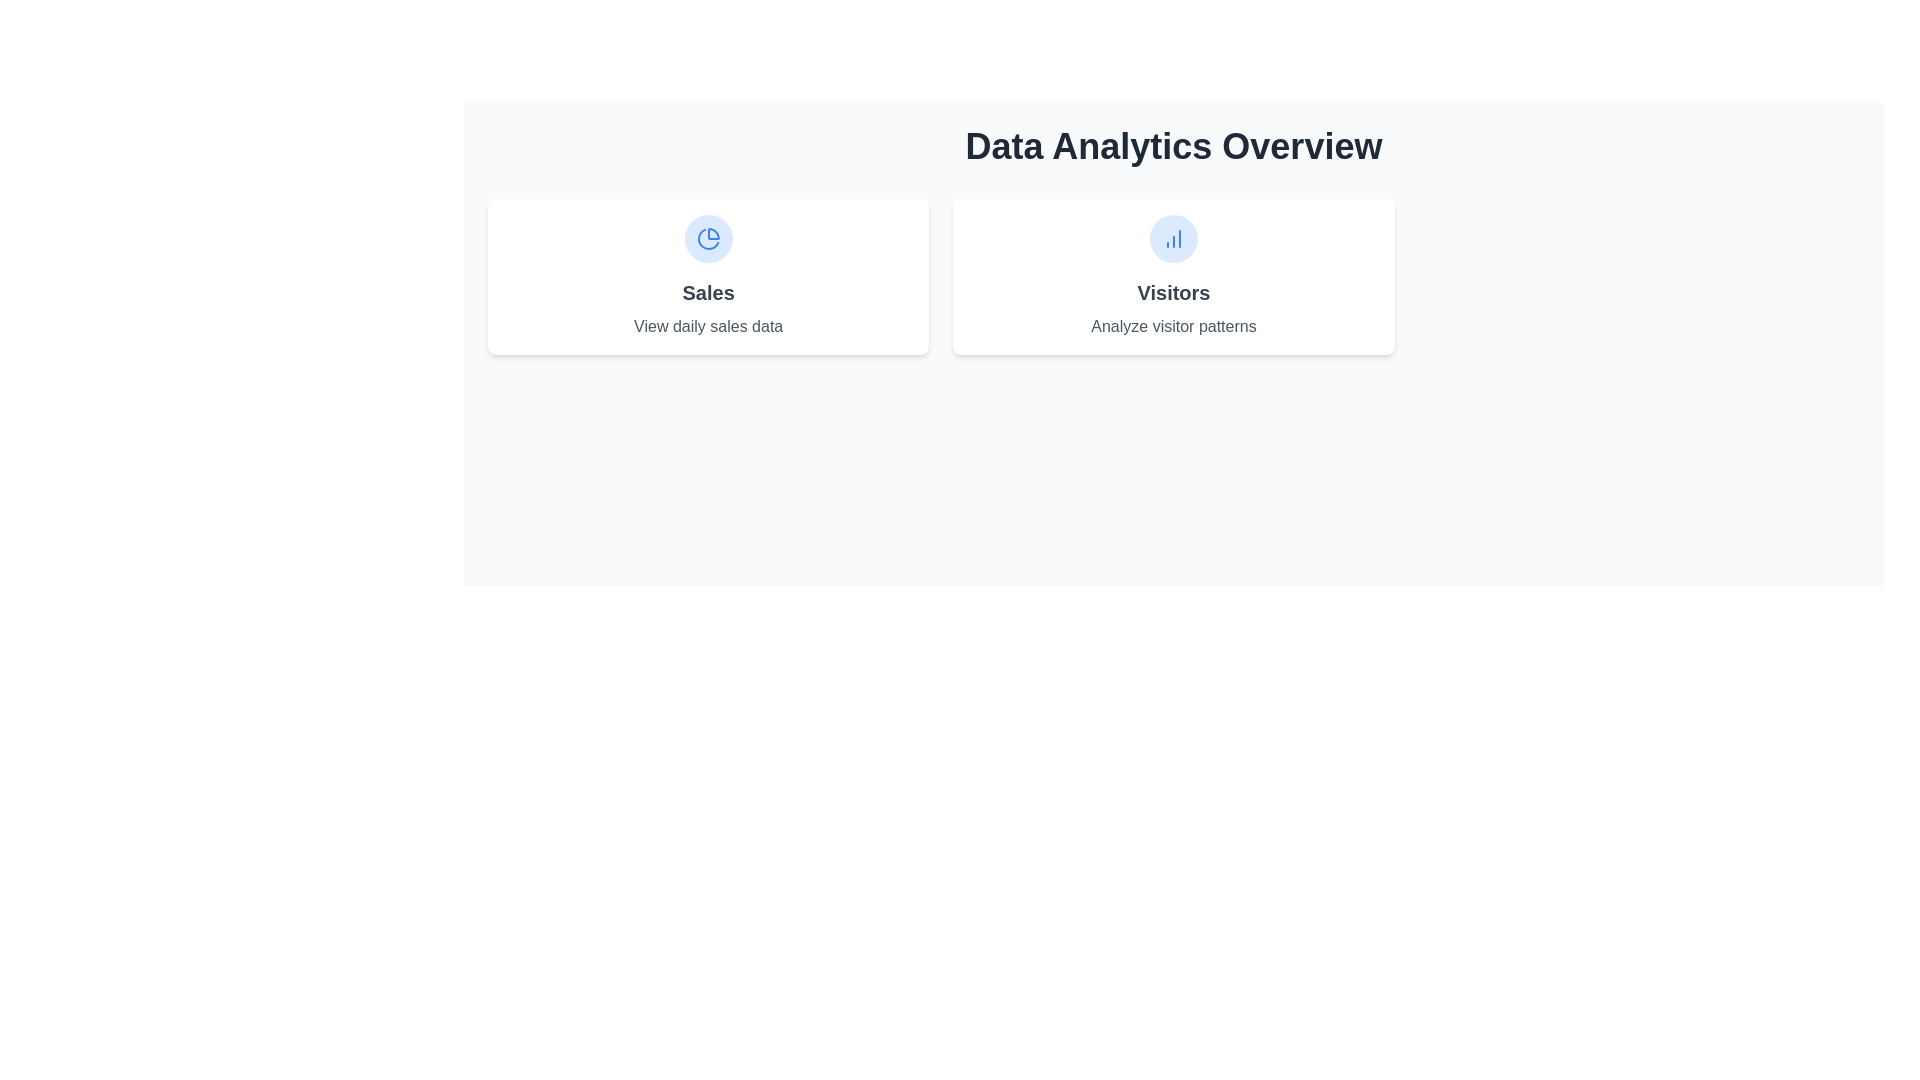  I want to click on the 'Visitors' icon located in the center of the 'Visitors' card, which is positioned on the right side of two cards under the 'Data Analytics Overview' header, so click(1174, 238).